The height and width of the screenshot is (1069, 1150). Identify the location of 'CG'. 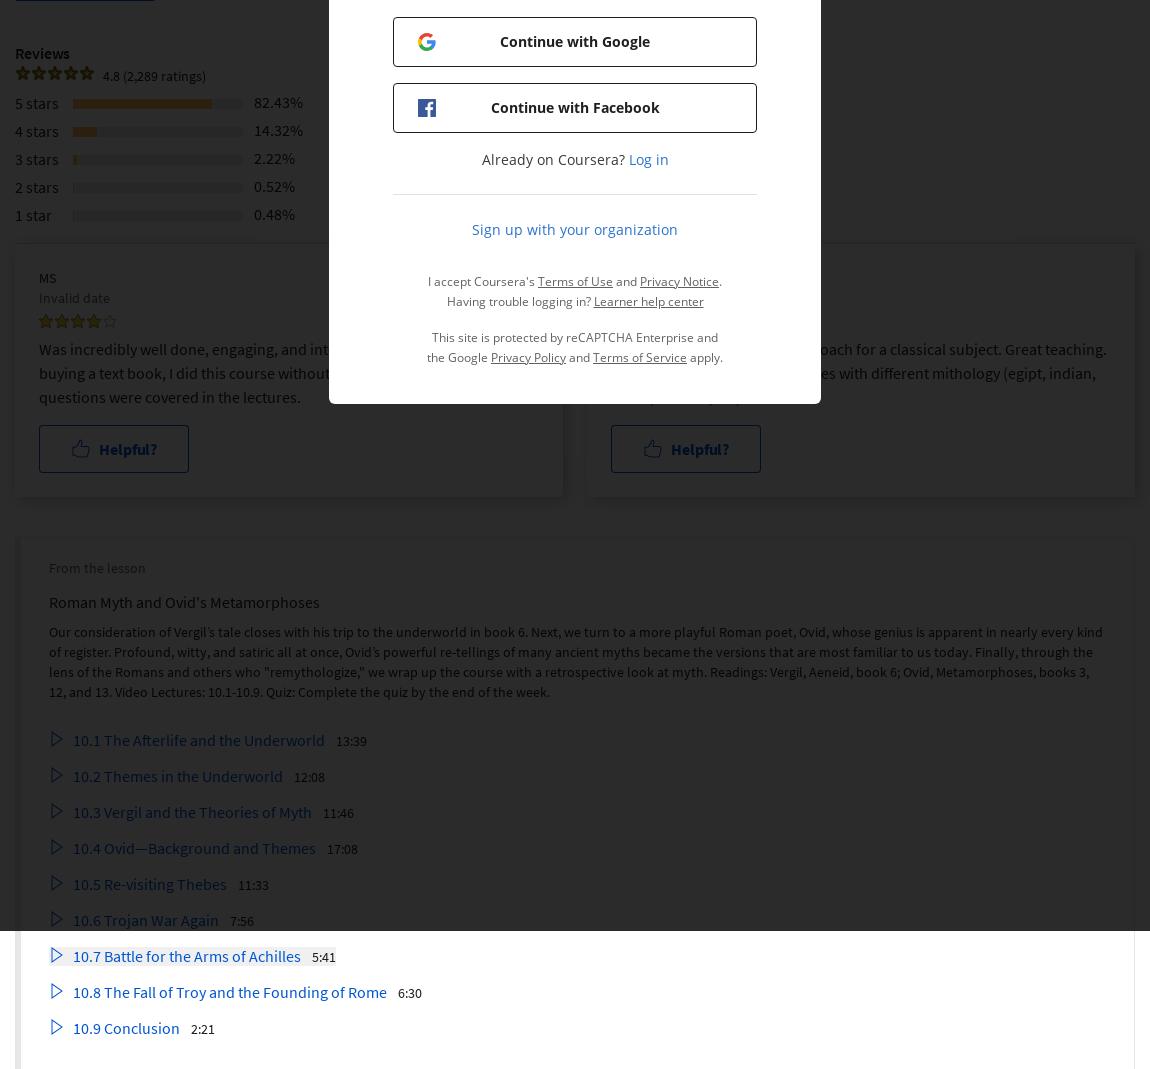
(618, 275).